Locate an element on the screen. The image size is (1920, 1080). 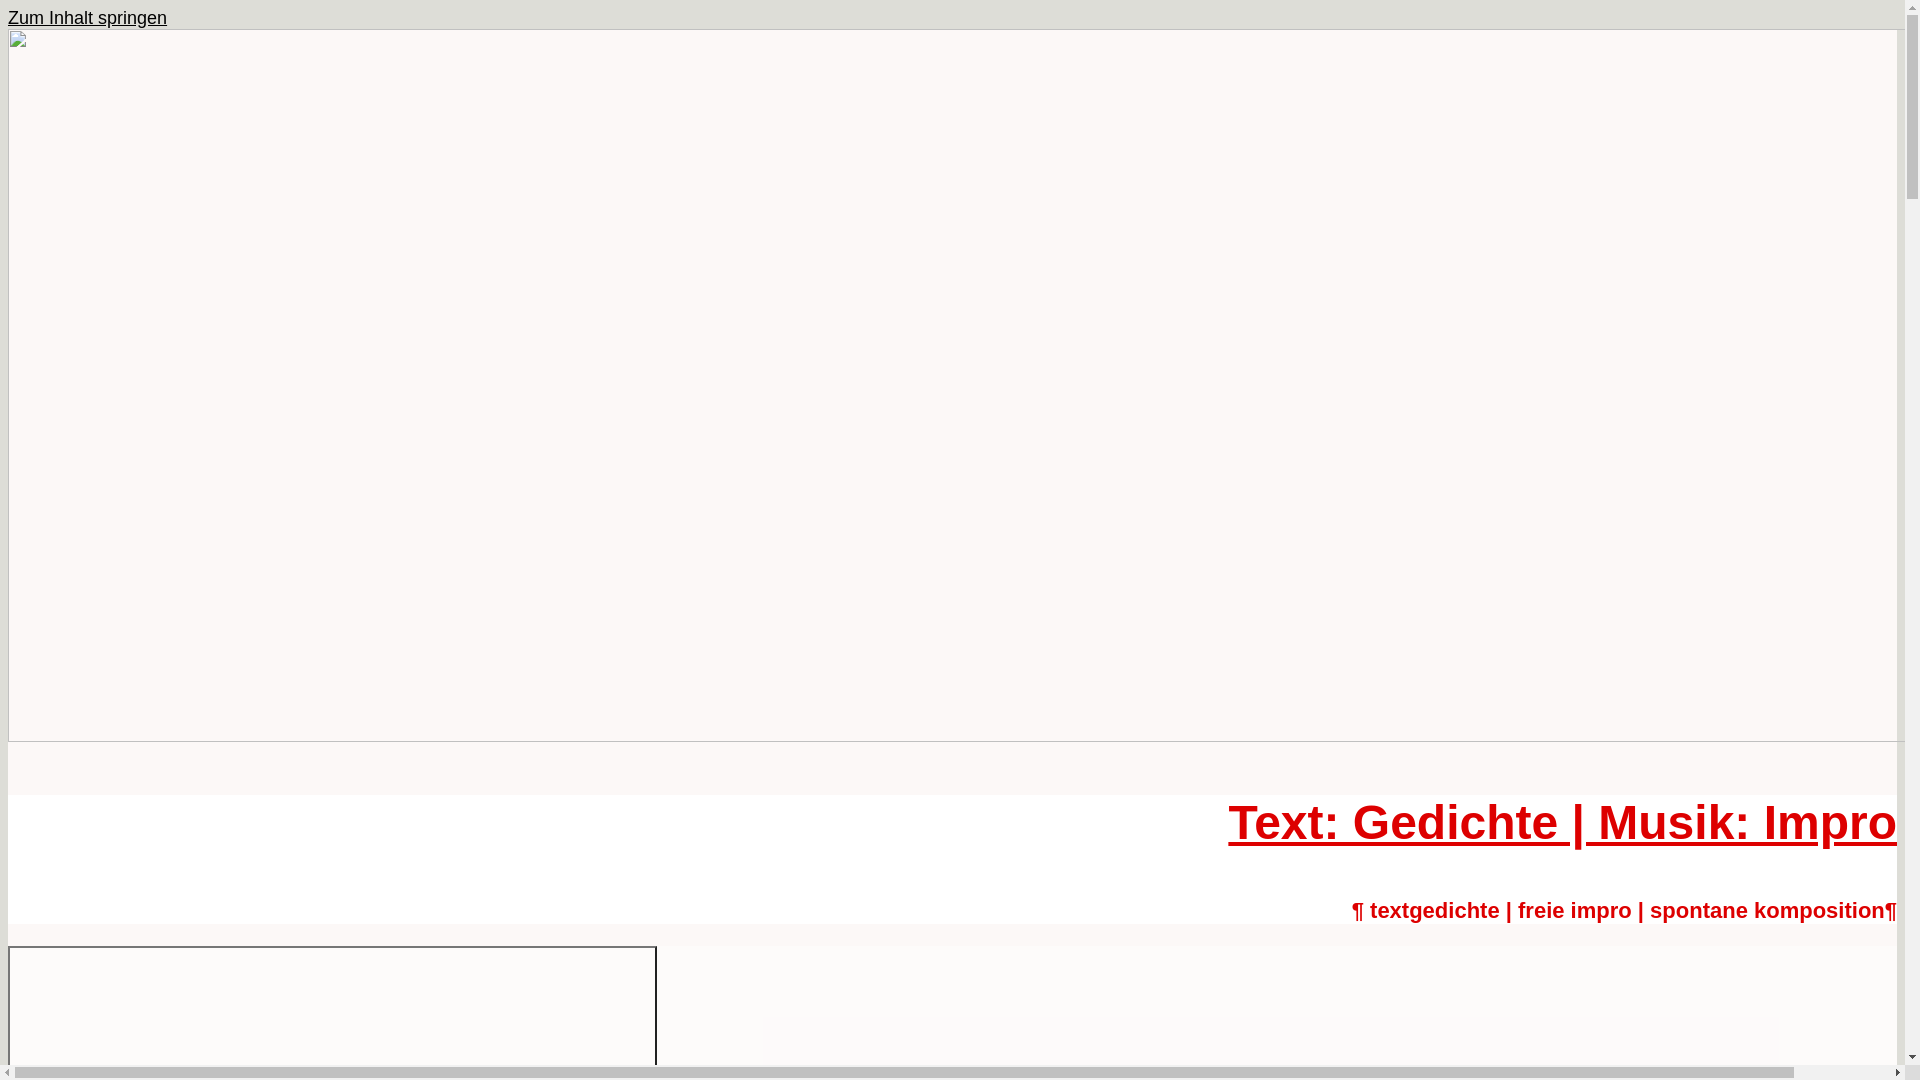
'Zum Inhalt springen' is located at coordinates (86, 18).